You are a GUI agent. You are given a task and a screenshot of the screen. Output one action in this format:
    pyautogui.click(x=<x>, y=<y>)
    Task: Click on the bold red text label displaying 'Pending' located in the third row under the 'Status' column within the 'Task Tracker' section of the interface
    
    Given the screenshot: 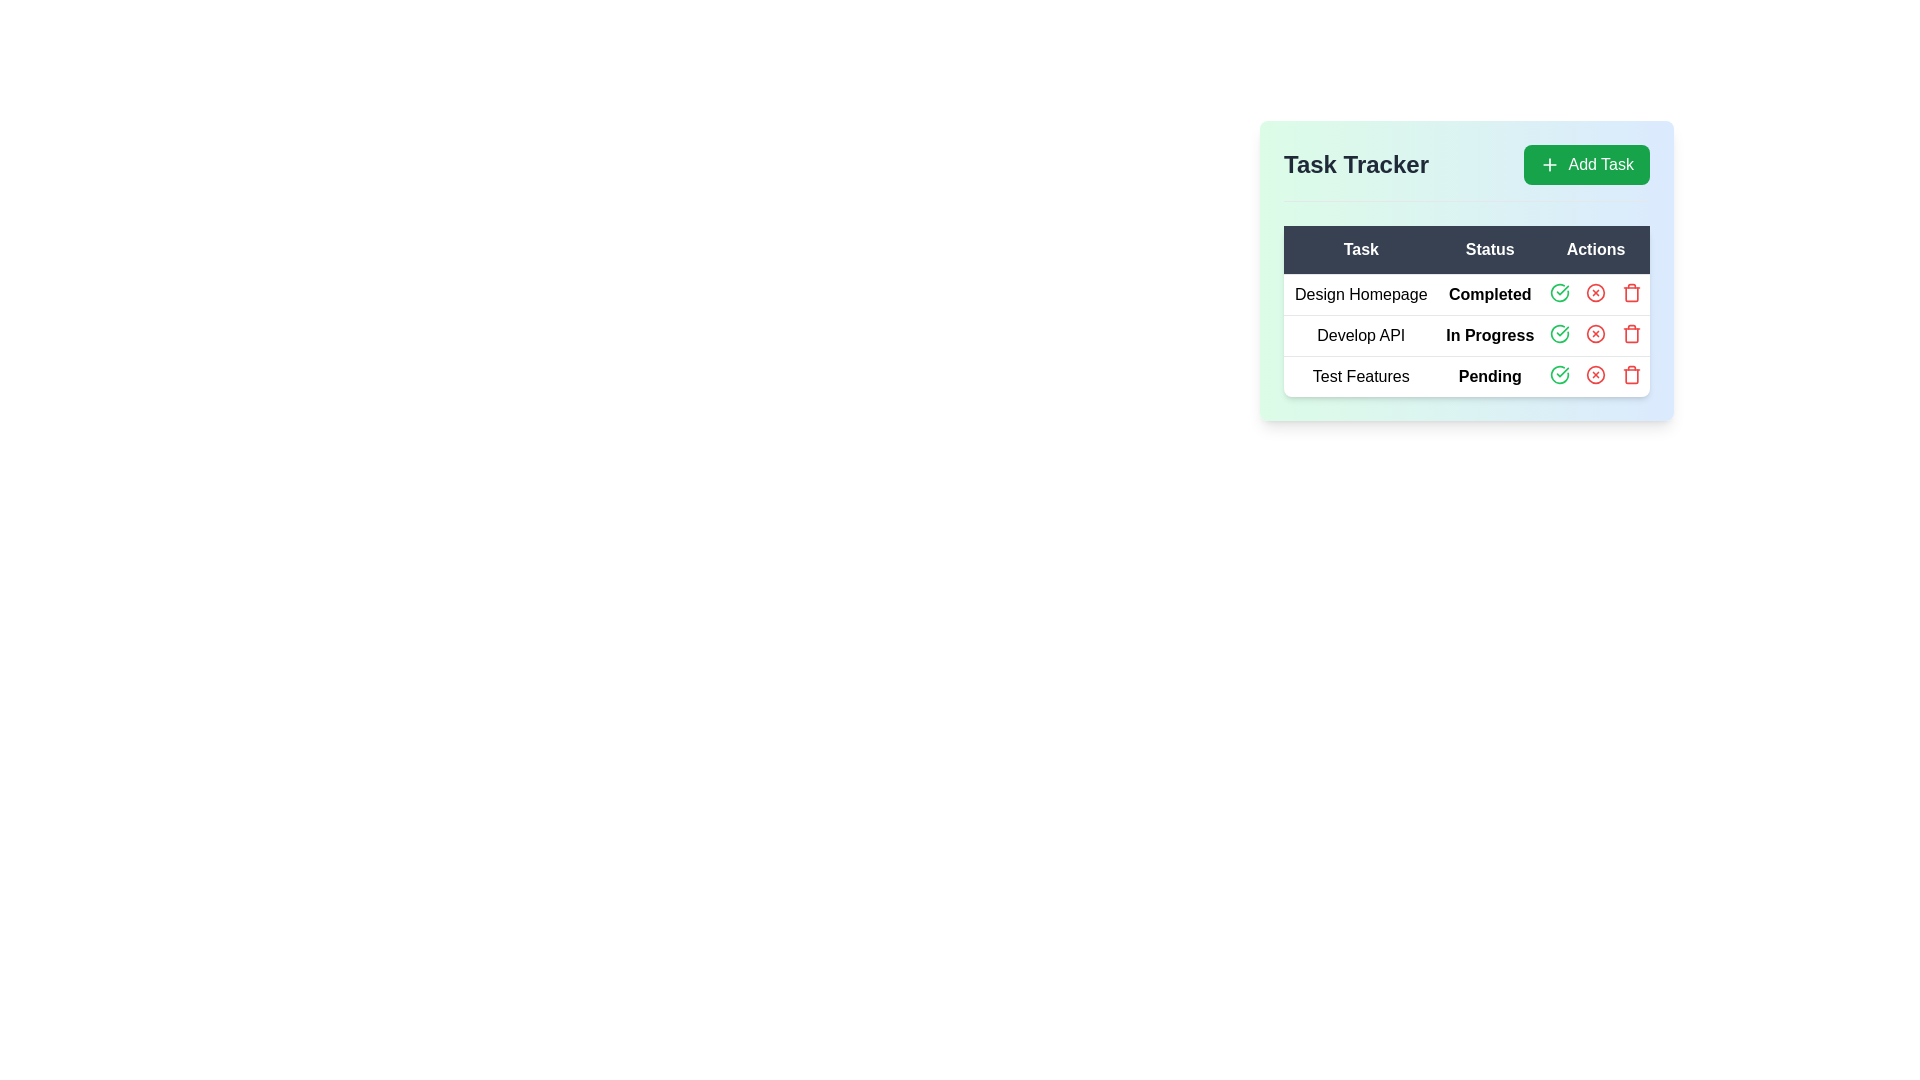 What is the action you would take?
    pyautogui.click(x=1490, y=376)
    